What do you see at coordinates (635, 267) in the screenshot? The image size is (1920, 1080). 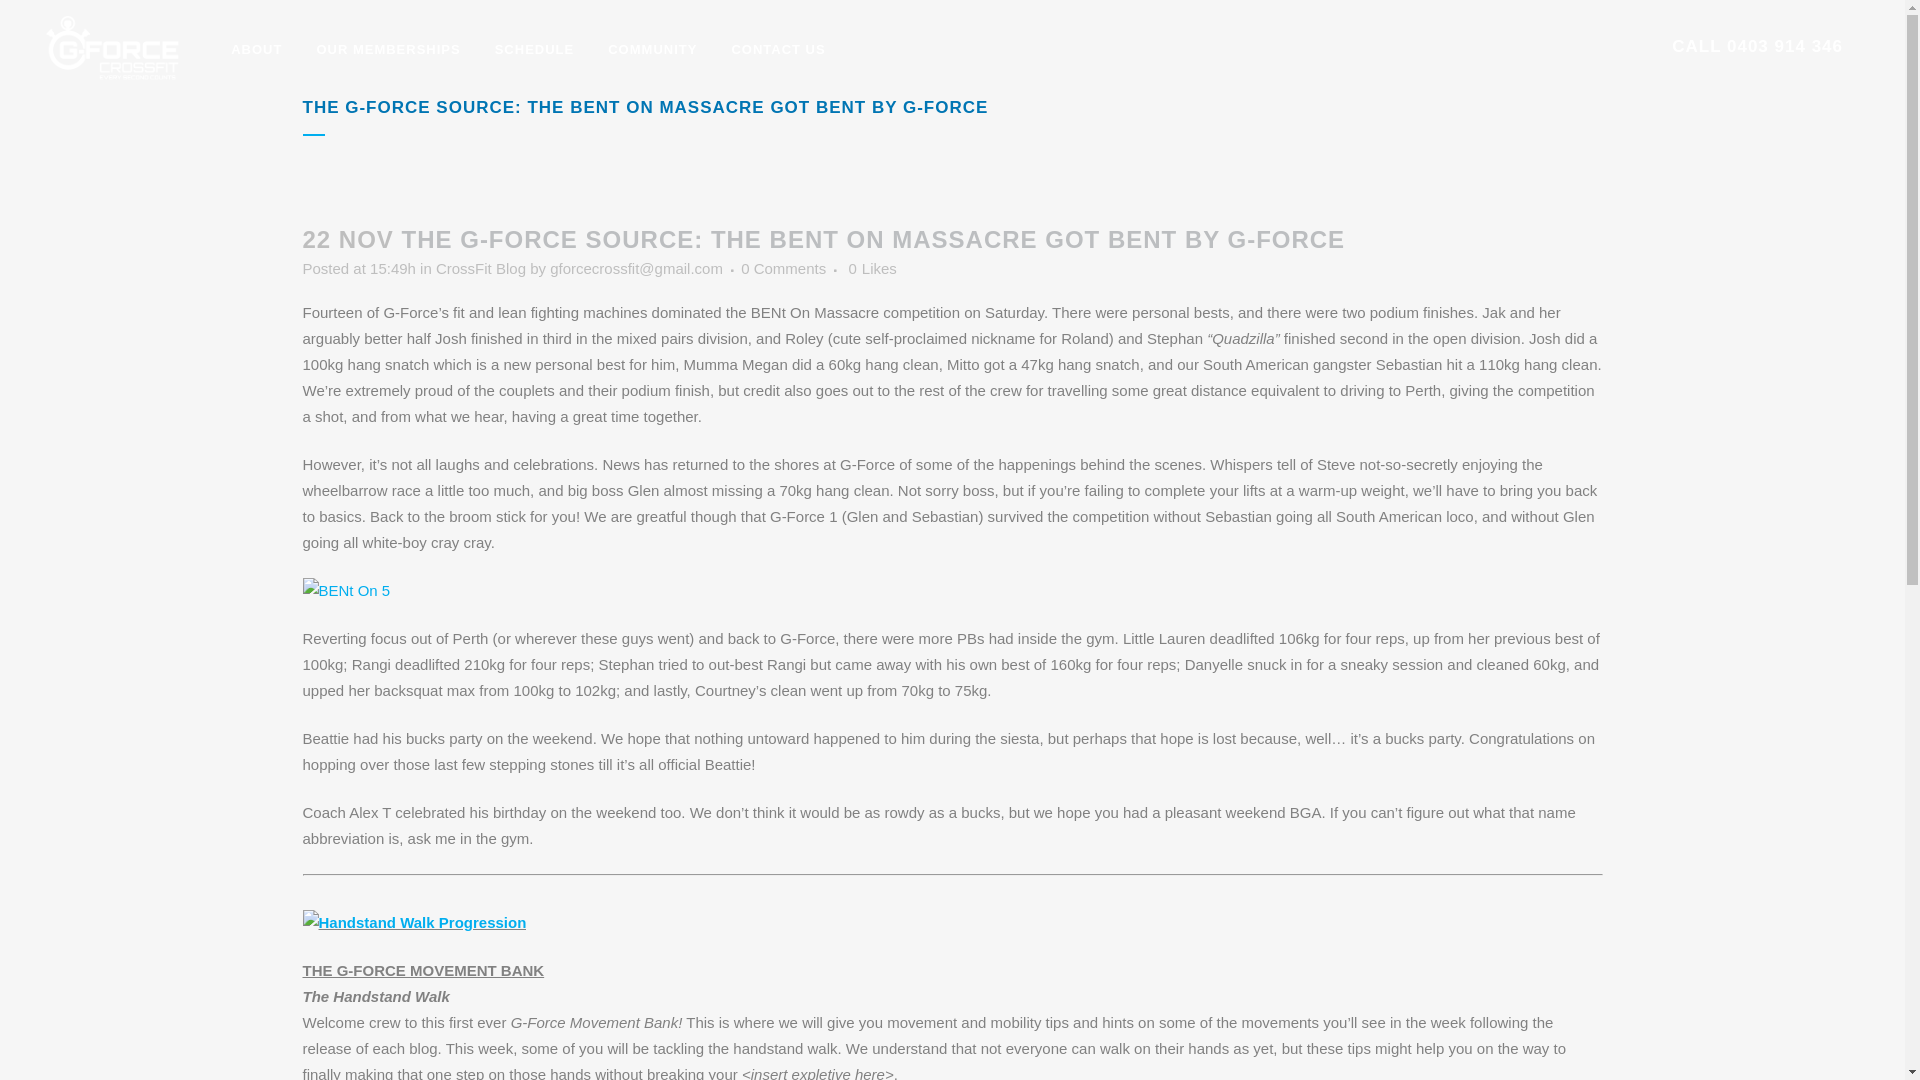 I see `'gforcecrossfit@gmail.com'` at bounding box center [635, 267].